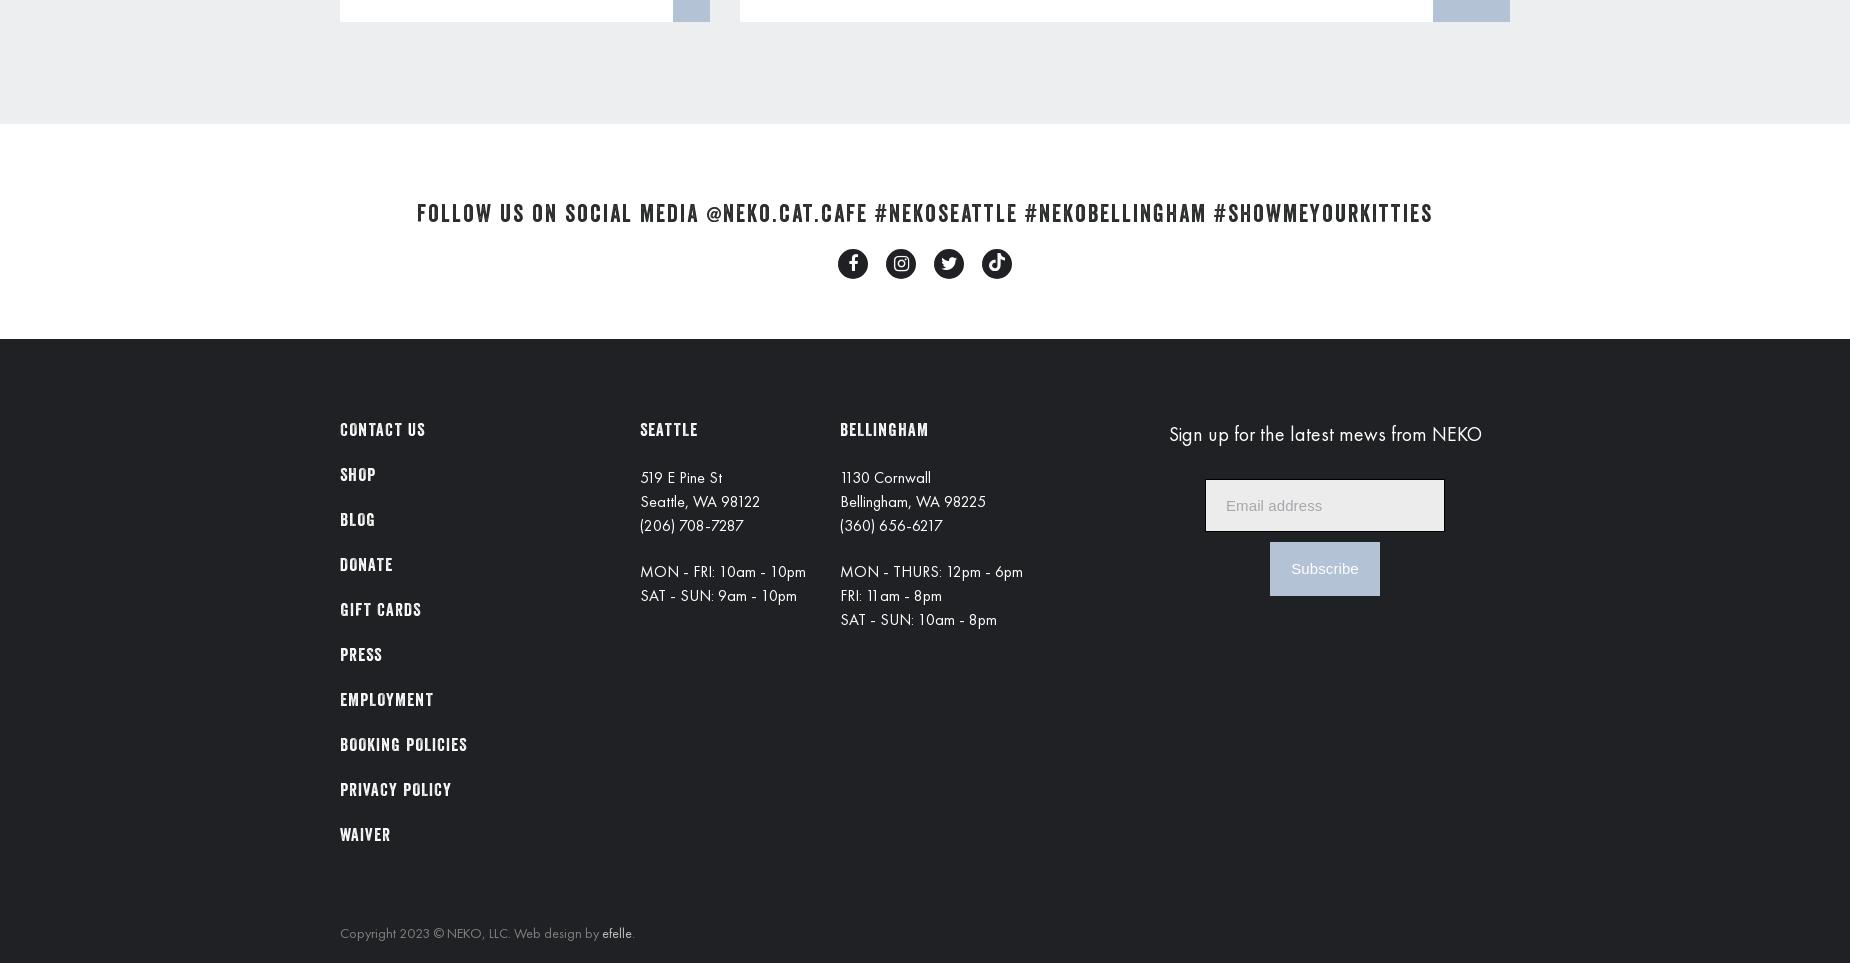 The image size is (1850, 963). Describe the element at coordinates (840, 431) in the screenshot. I see `'BELLINGHAM'` at that location.